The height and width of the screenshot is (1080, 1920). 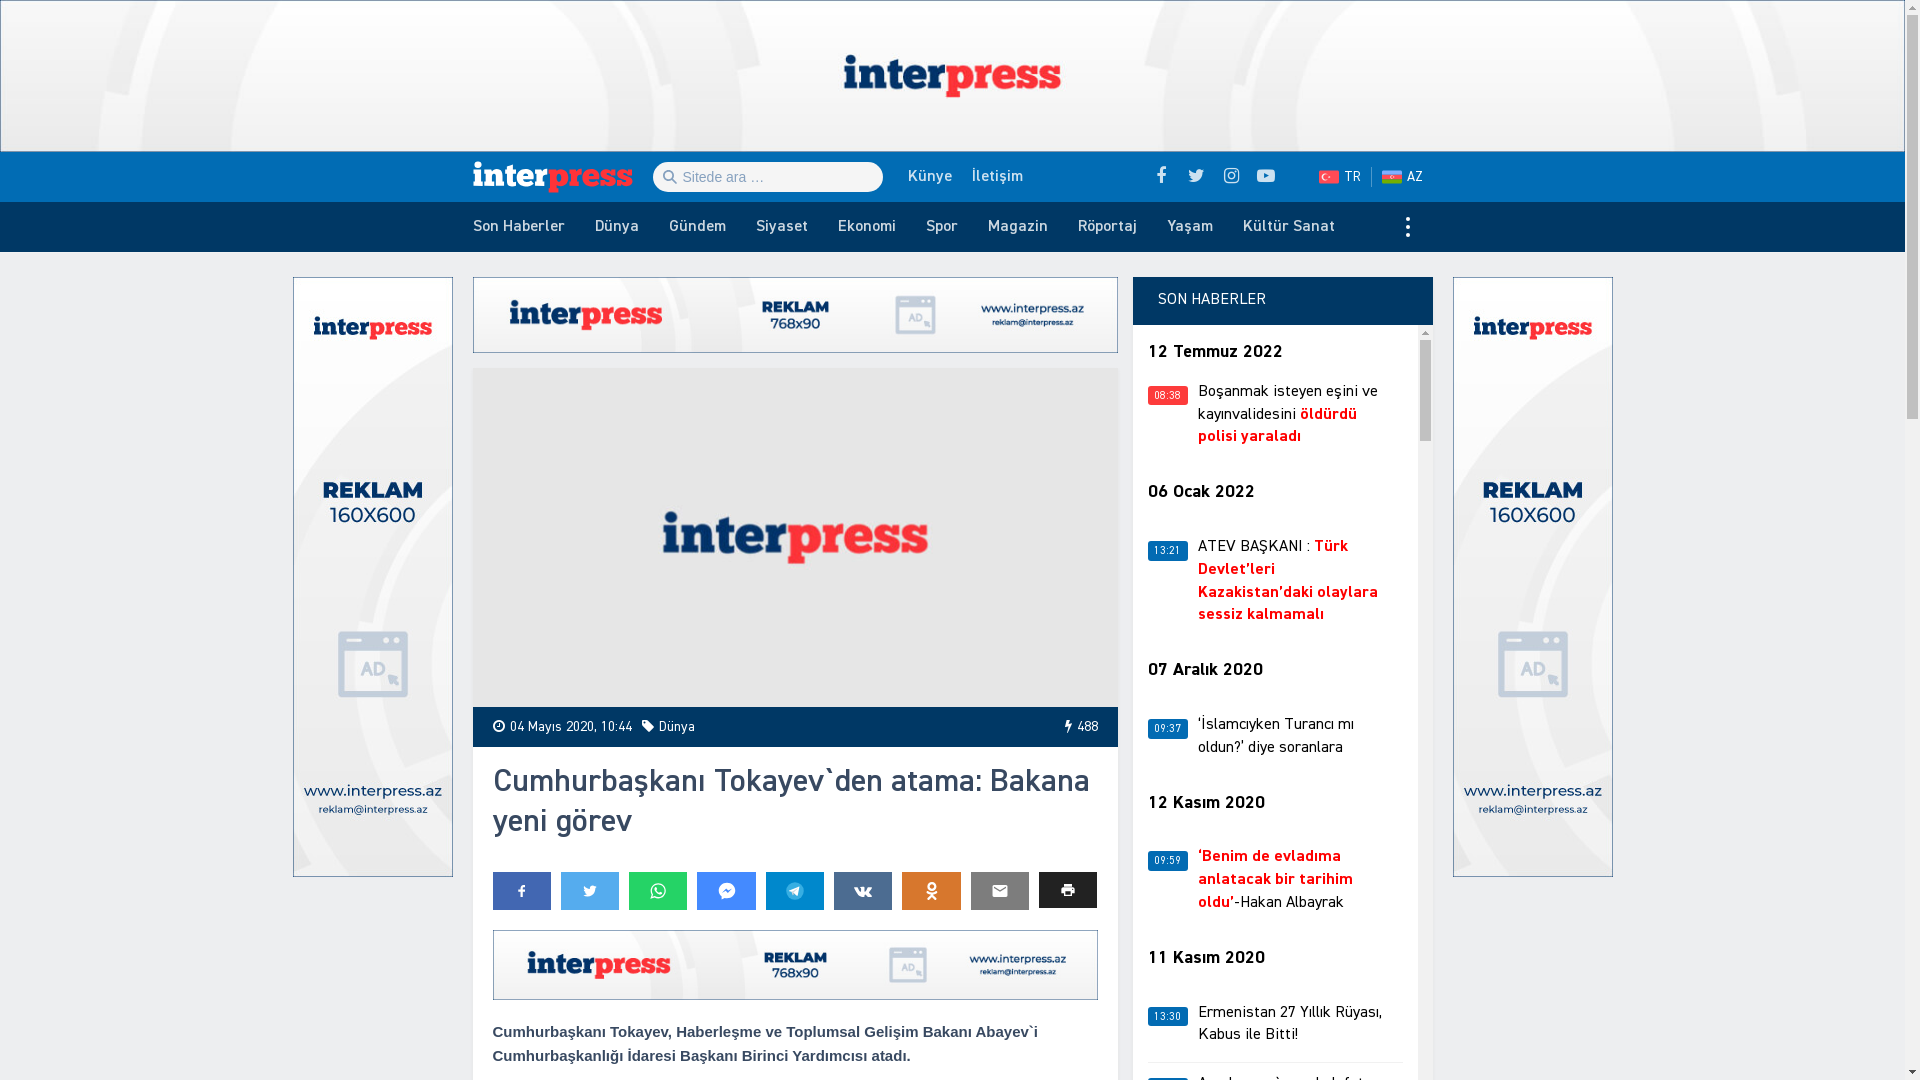 I want to click on '!Reklam', so click(x=793, y=315).